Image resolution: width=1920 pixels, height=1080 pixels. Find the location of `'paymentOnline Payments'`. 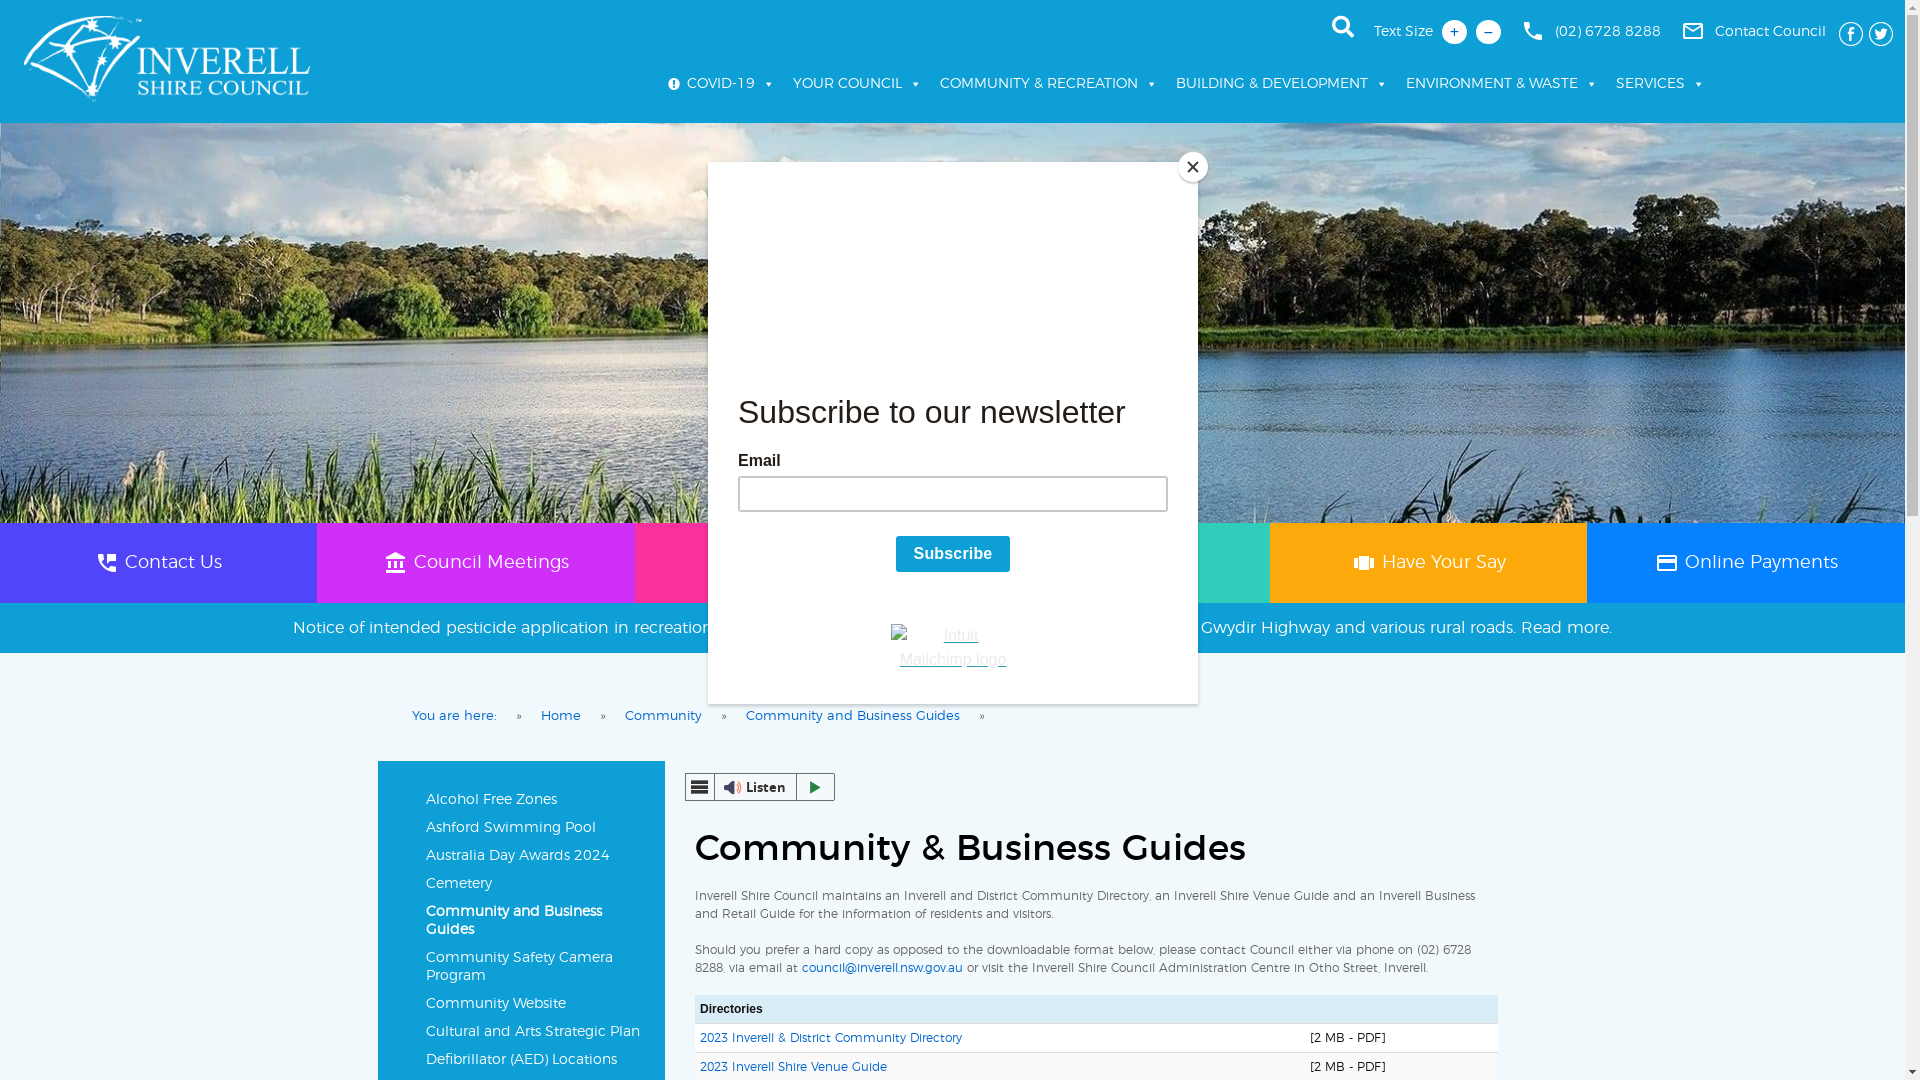

'paymentOnline Payments' is located at coordinates (1744, 563).